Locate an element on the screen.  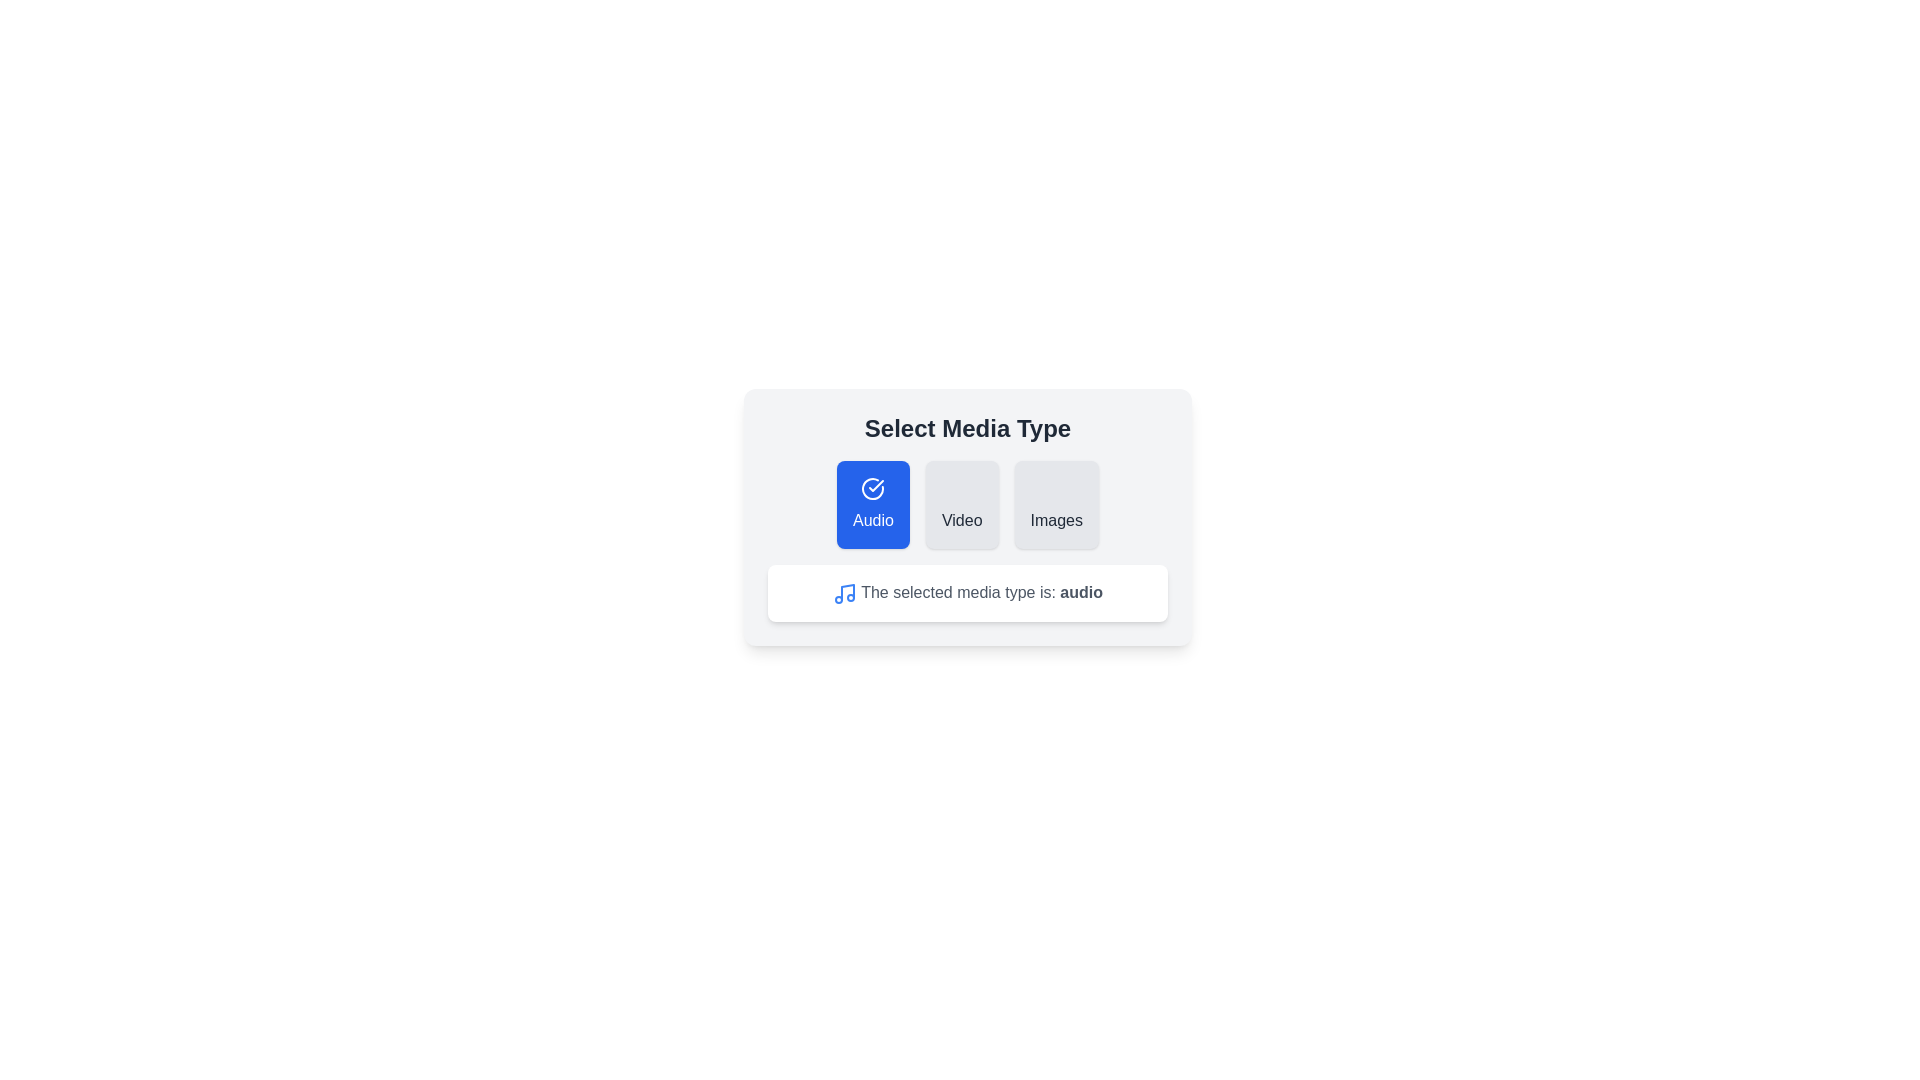
the 'video' option in the group of selectable buttons labeled 'audio', 'video', and 'images', which is located just below the 'Select Media Type' title is located at coordinates (968, 504).